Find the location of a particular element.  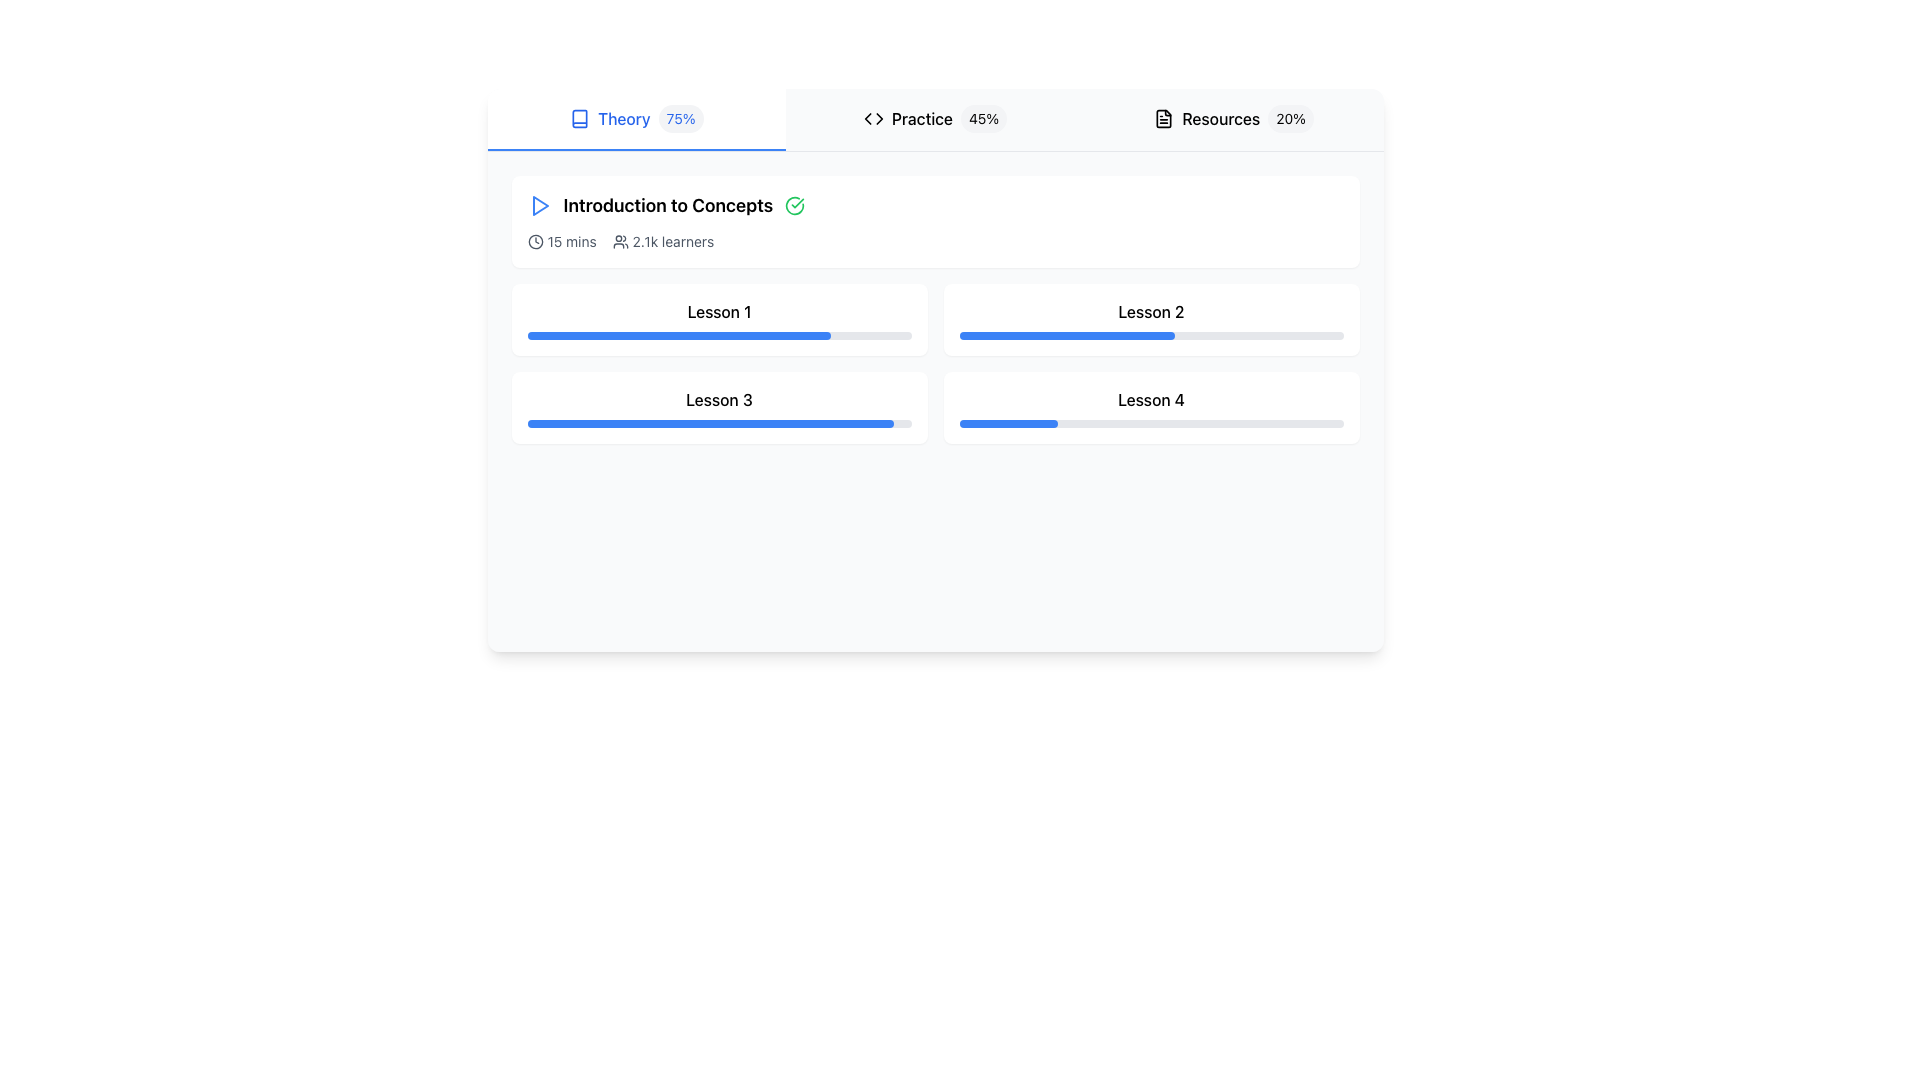

the larger outer circle of the SVG icon located in the top left quadrant of the interface is located at coordinates (535, 241).